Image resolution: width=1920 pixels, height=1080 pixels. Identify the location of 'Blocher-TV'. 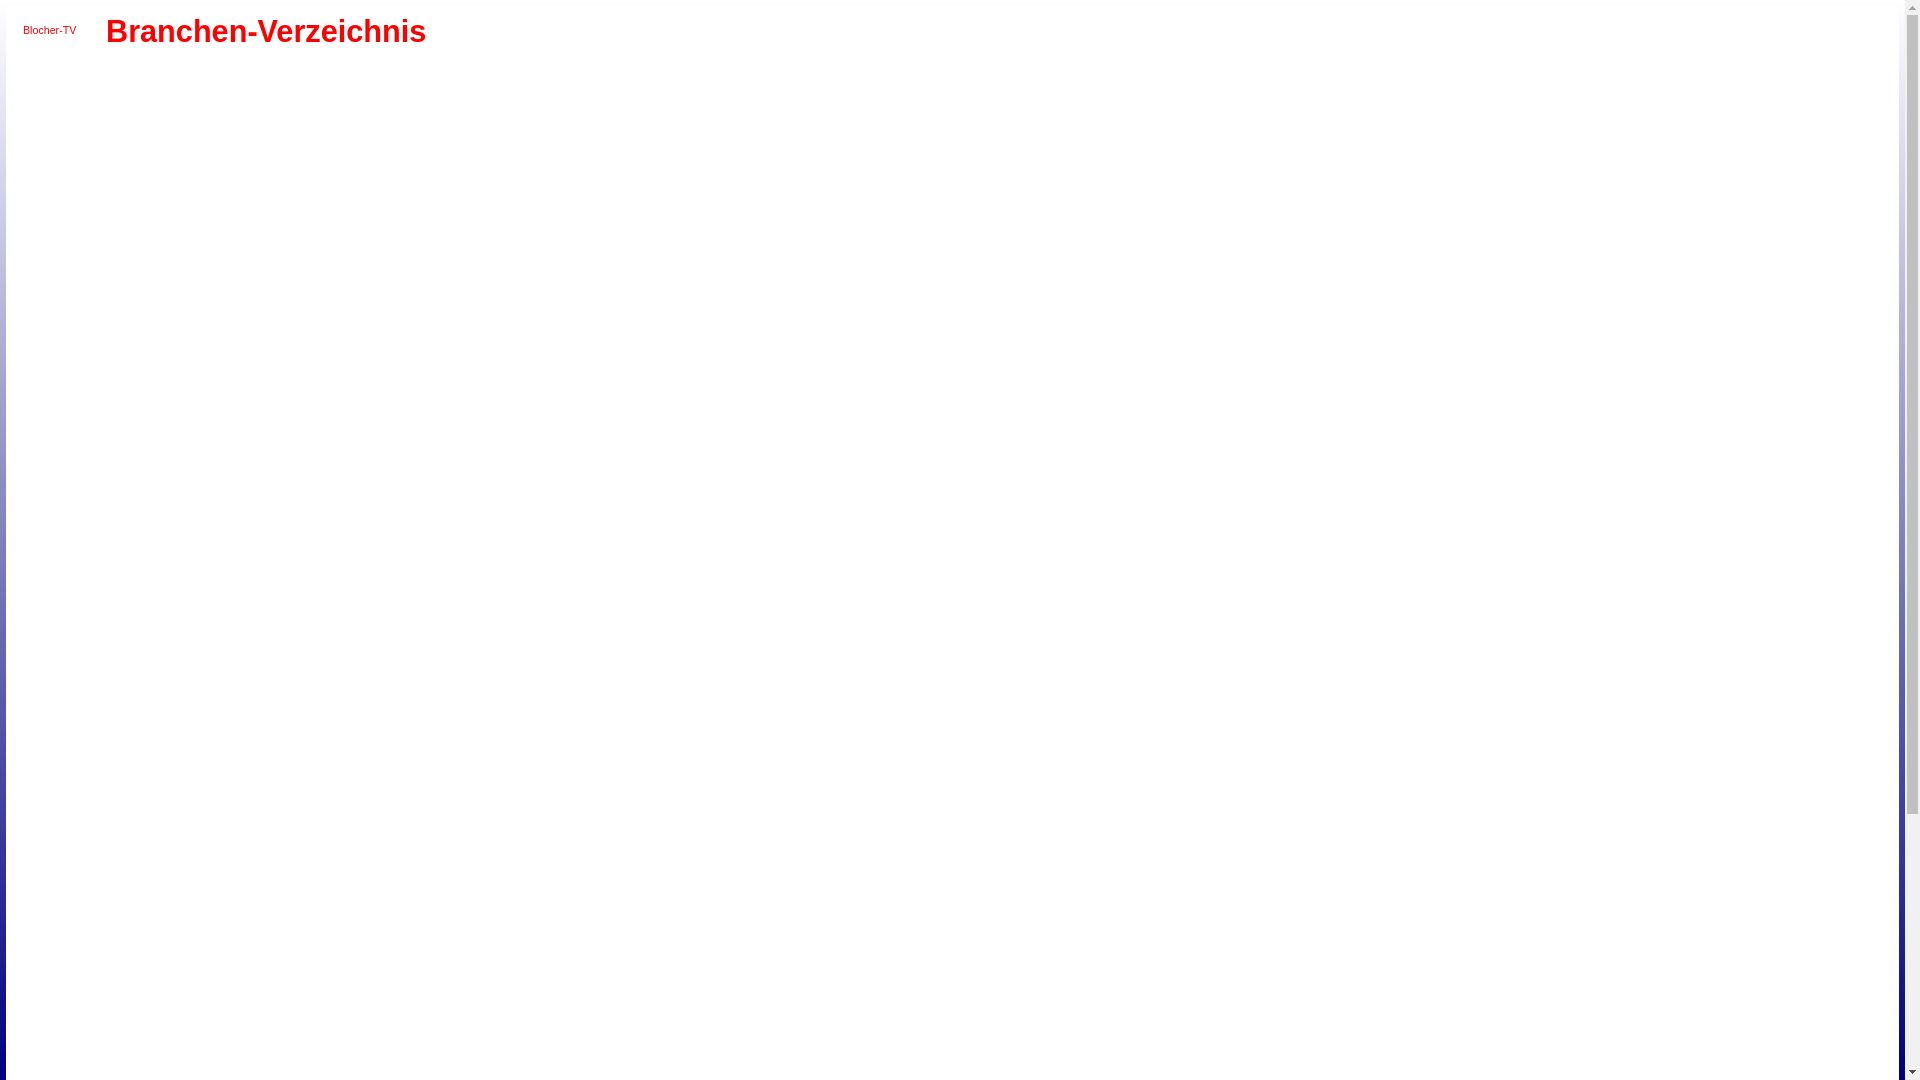
(49, 30).